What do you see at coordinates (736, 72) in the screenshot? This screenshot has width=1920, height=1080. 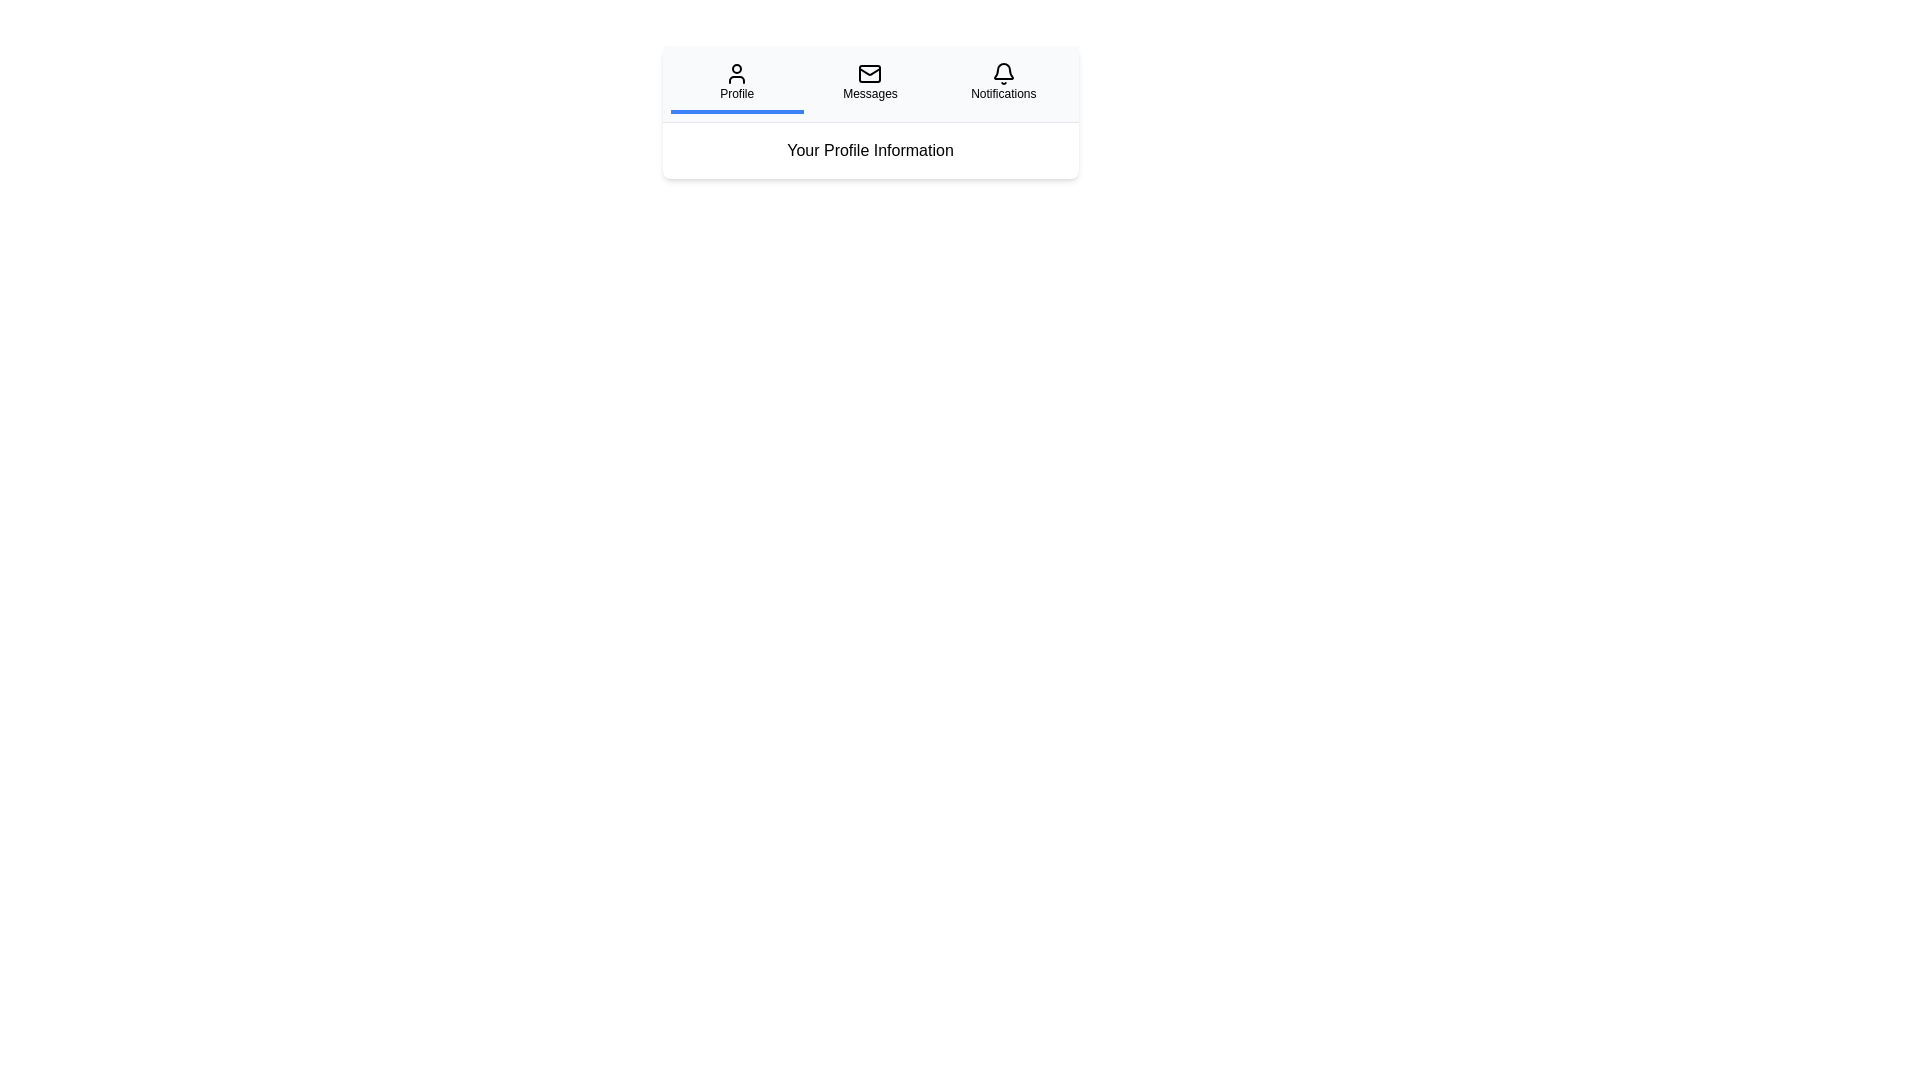 I see `the 'Profile' icon in the navigation bar, which serves as a graphical indicator for accessing user profile information` at bounding box center [736, 72].